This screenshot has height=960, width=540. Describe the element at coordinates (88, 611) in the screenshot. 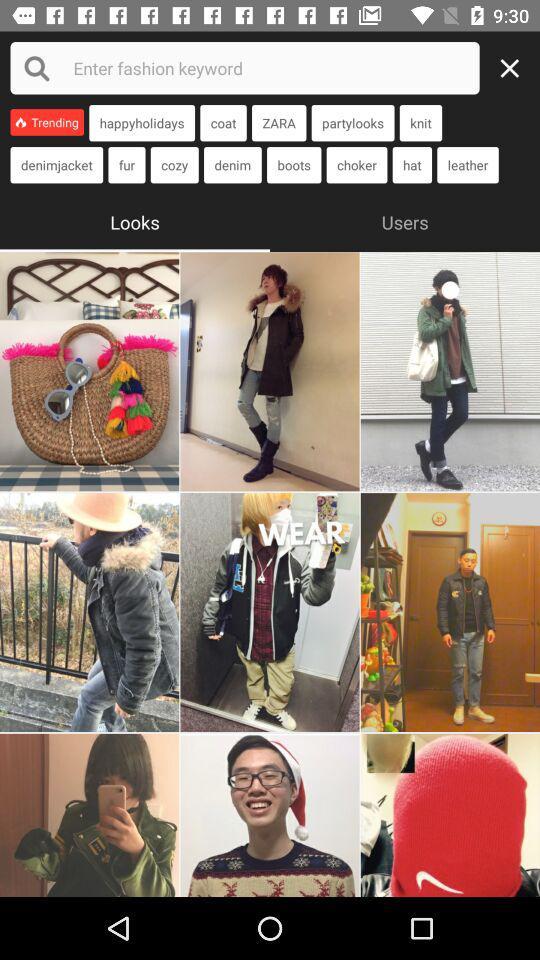

I see `looks user search peoples` at that location.